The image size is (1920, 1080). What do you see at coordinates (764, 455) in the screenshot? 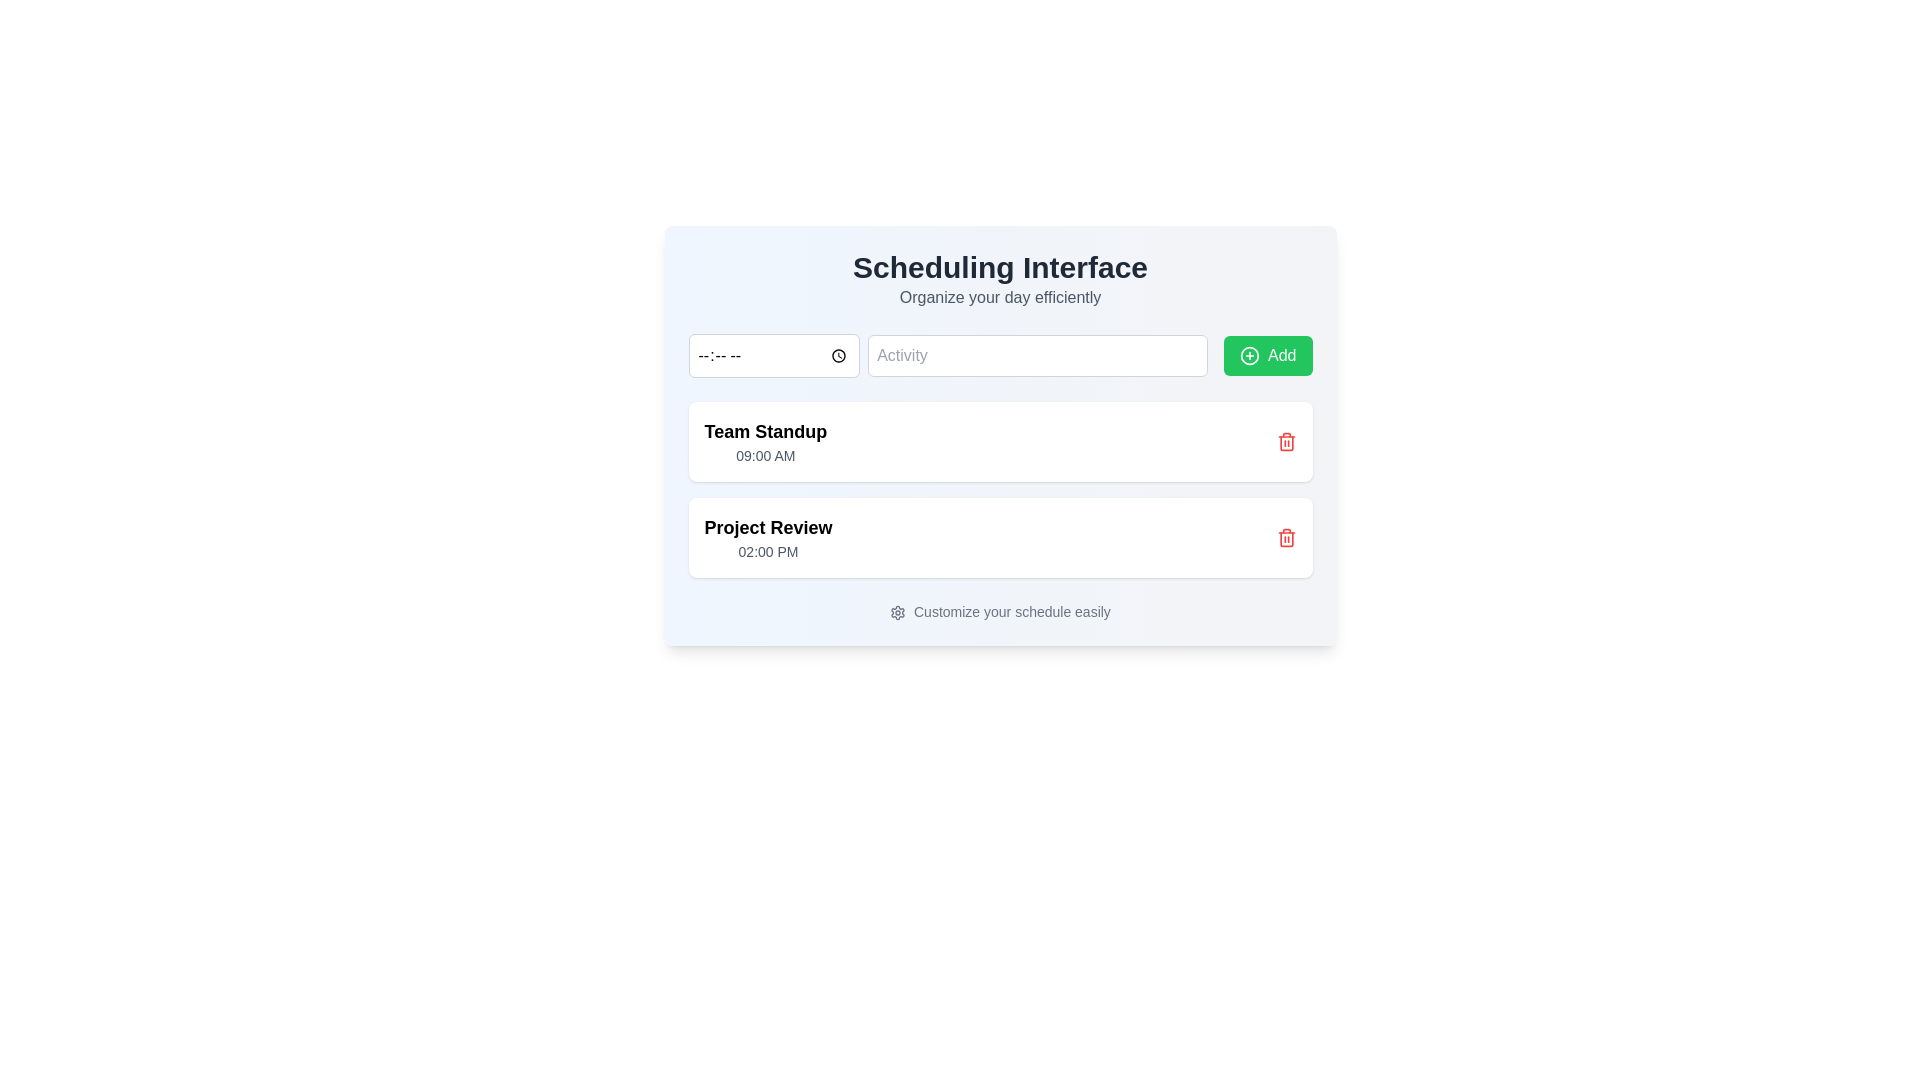
I see `the text label displaying '09:00 AM' which is located below the title 'Team Standup' in the schedule list` at bounding box center [764, 455].